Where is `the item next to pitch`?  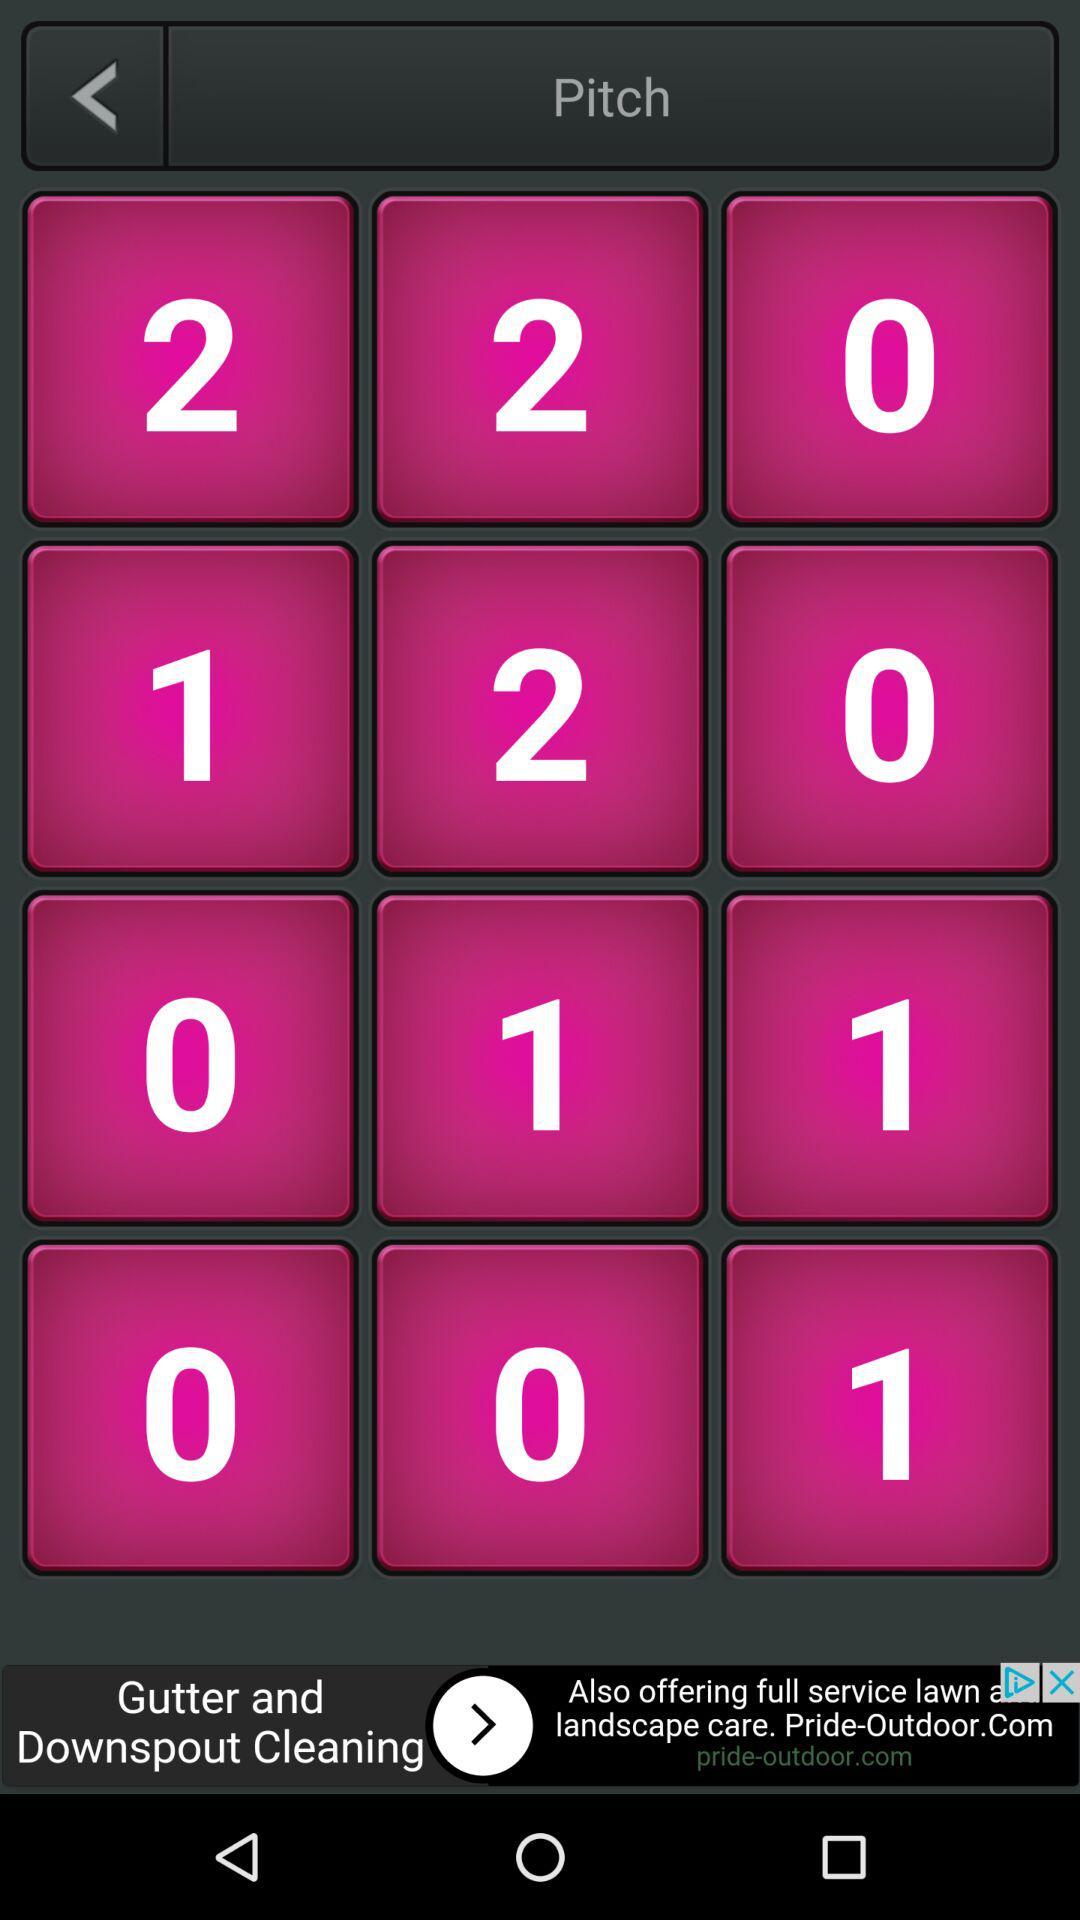
the item next to pitch is located at coordinates (93, 95).